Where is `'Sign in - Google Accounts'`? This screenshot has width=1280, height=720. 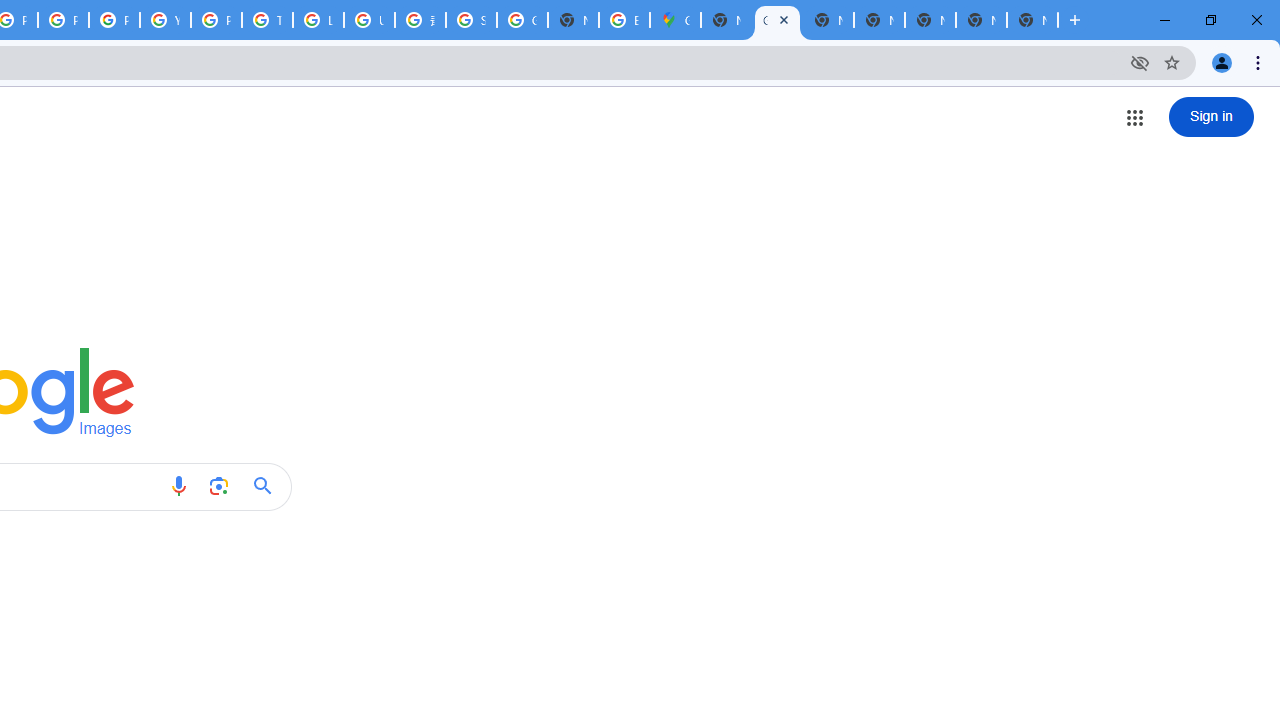
'Sign in - Google Accounts' is located at coordinates (470, 20).